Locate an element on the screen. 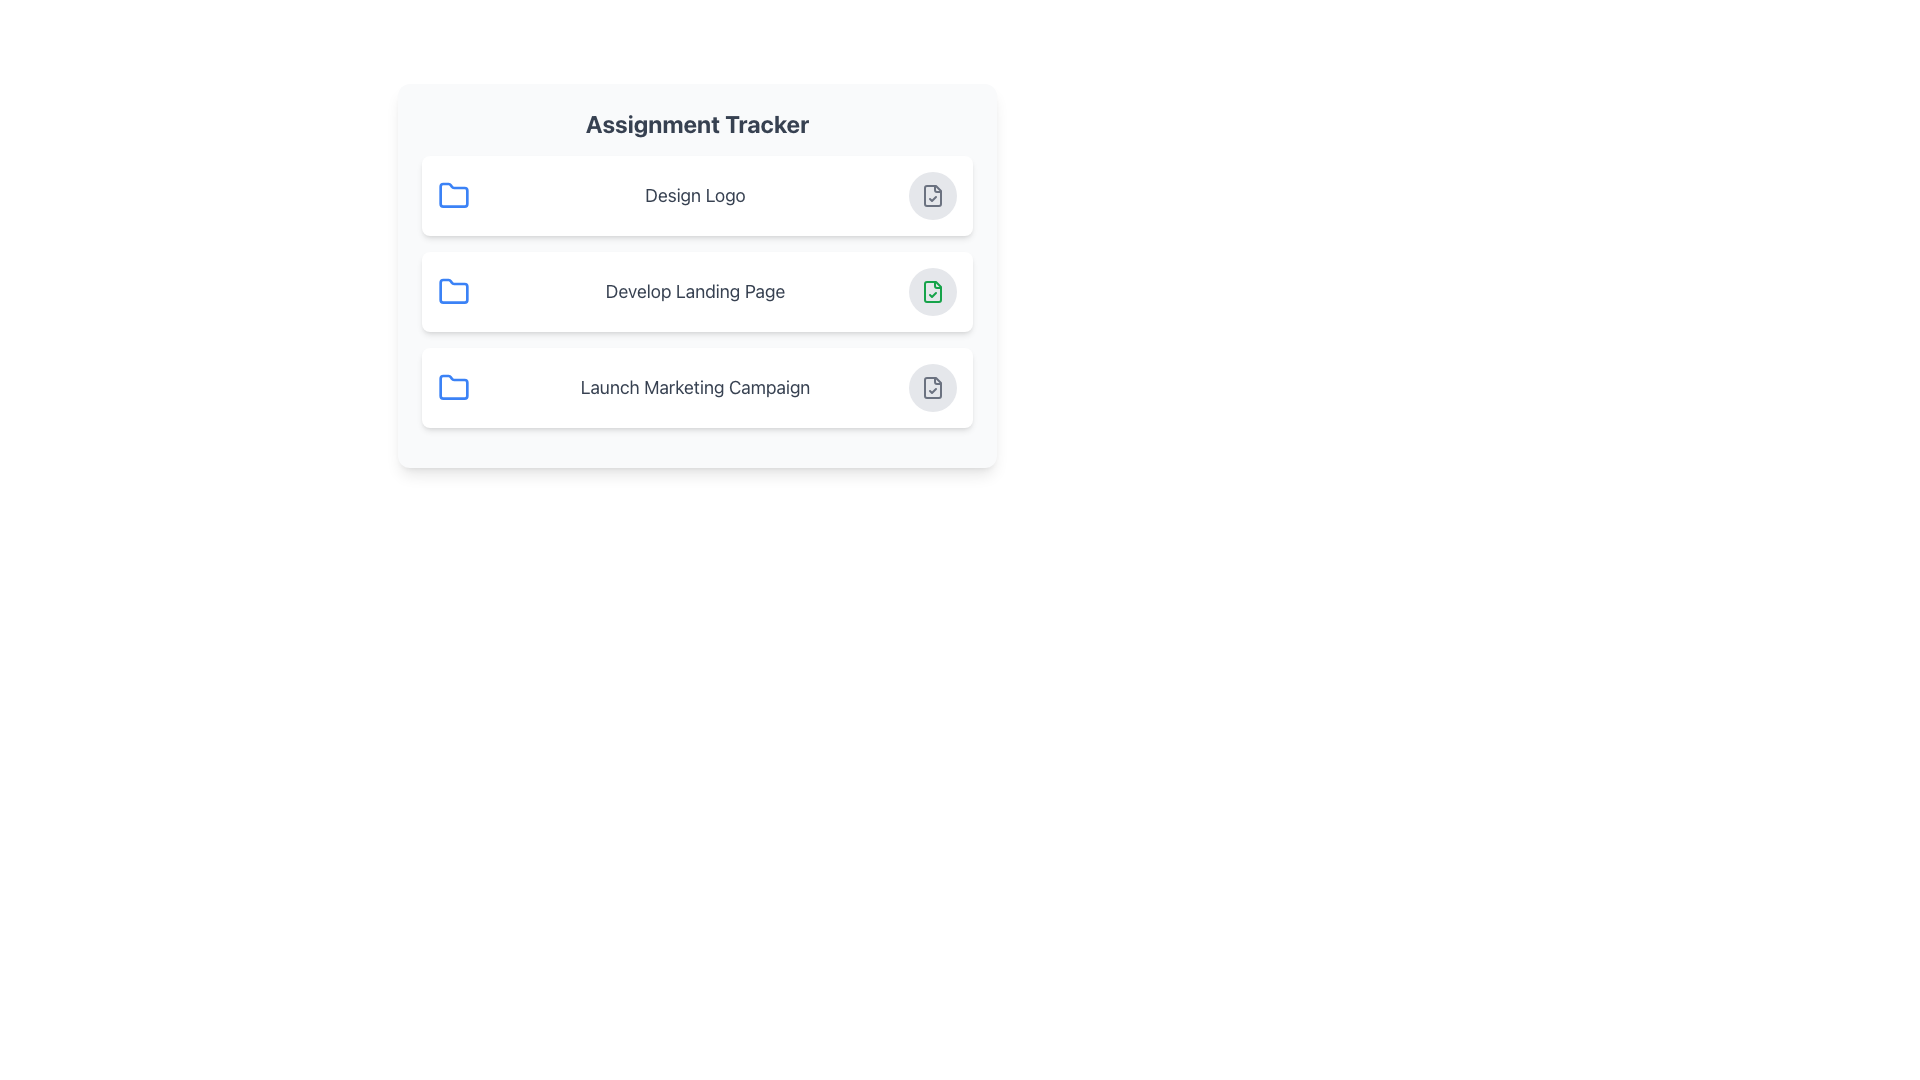  the third selectable item in the task list labeled 'Launch Marketing Campaign' is located at coordinates (697, 388).